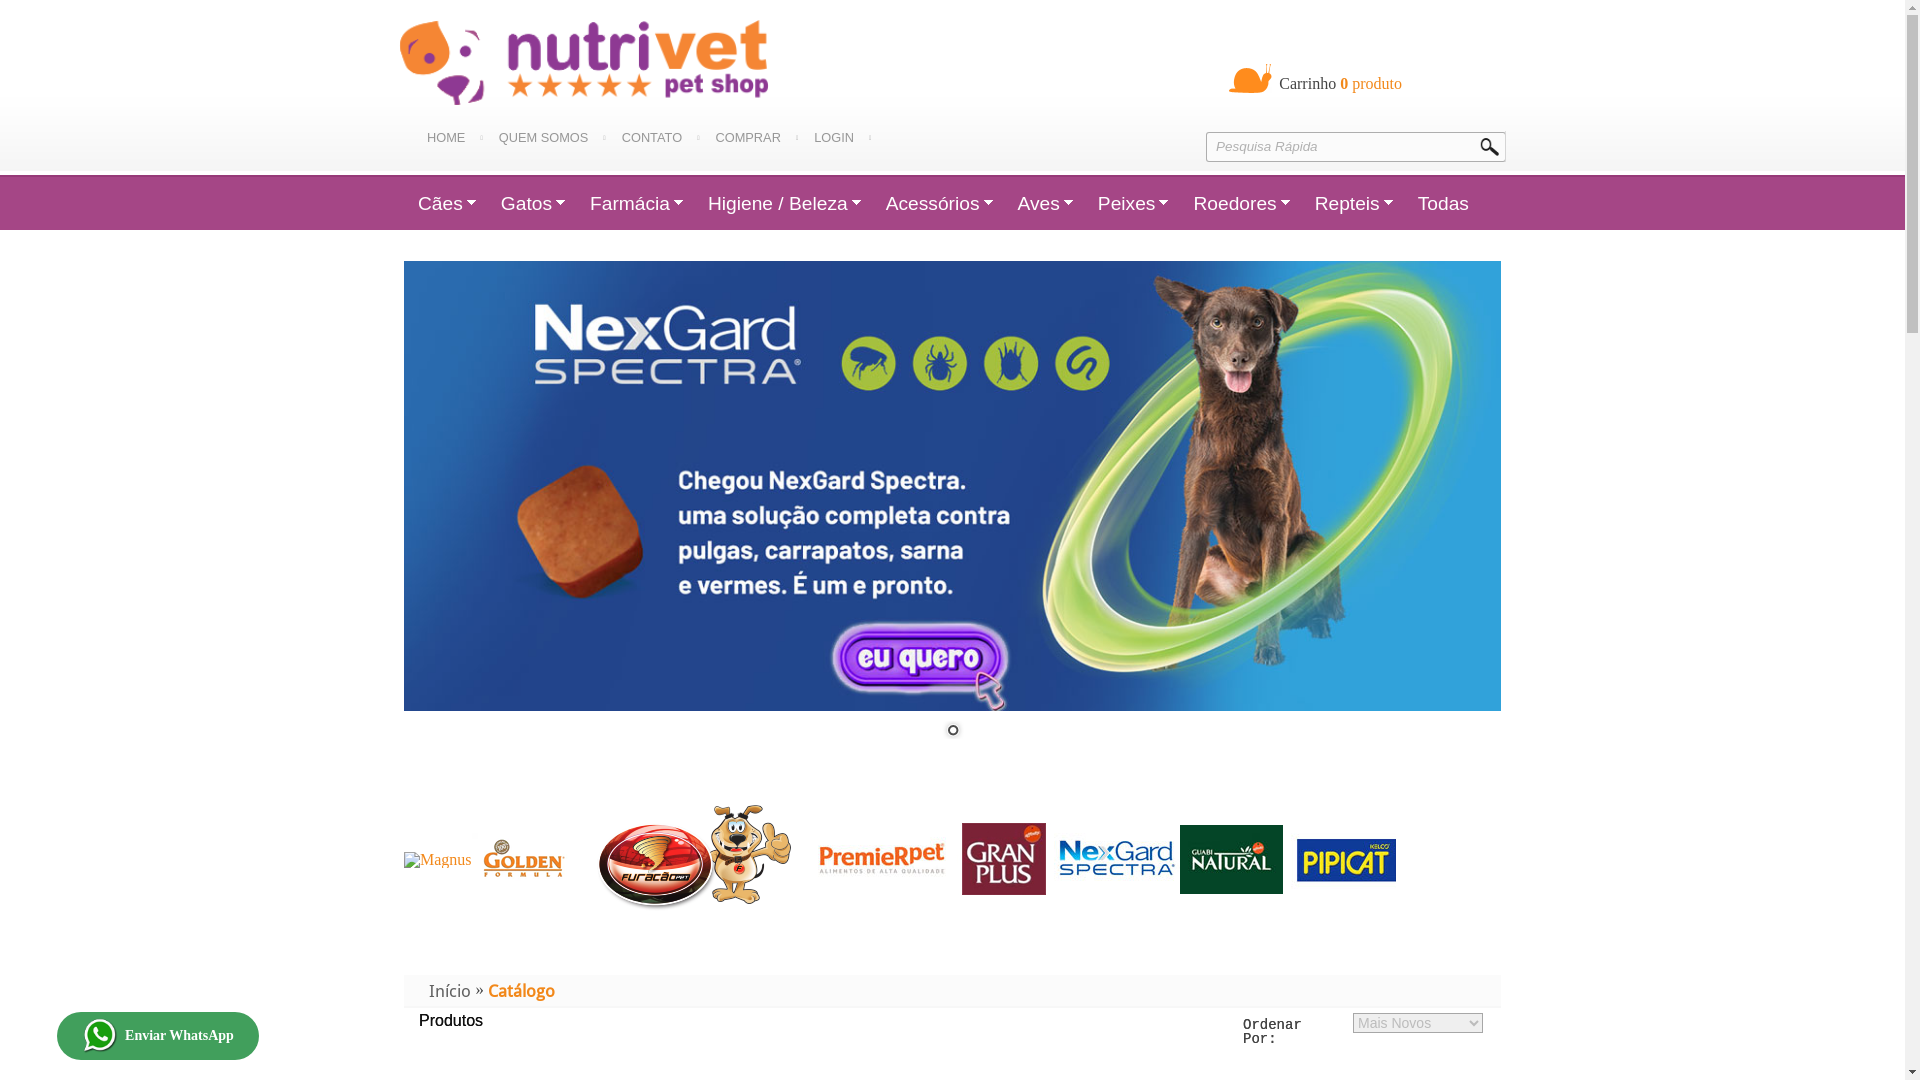  Describe the element at coordinates (1340, 83) in the screenshot. I see `'                    Carrinho` at that location.